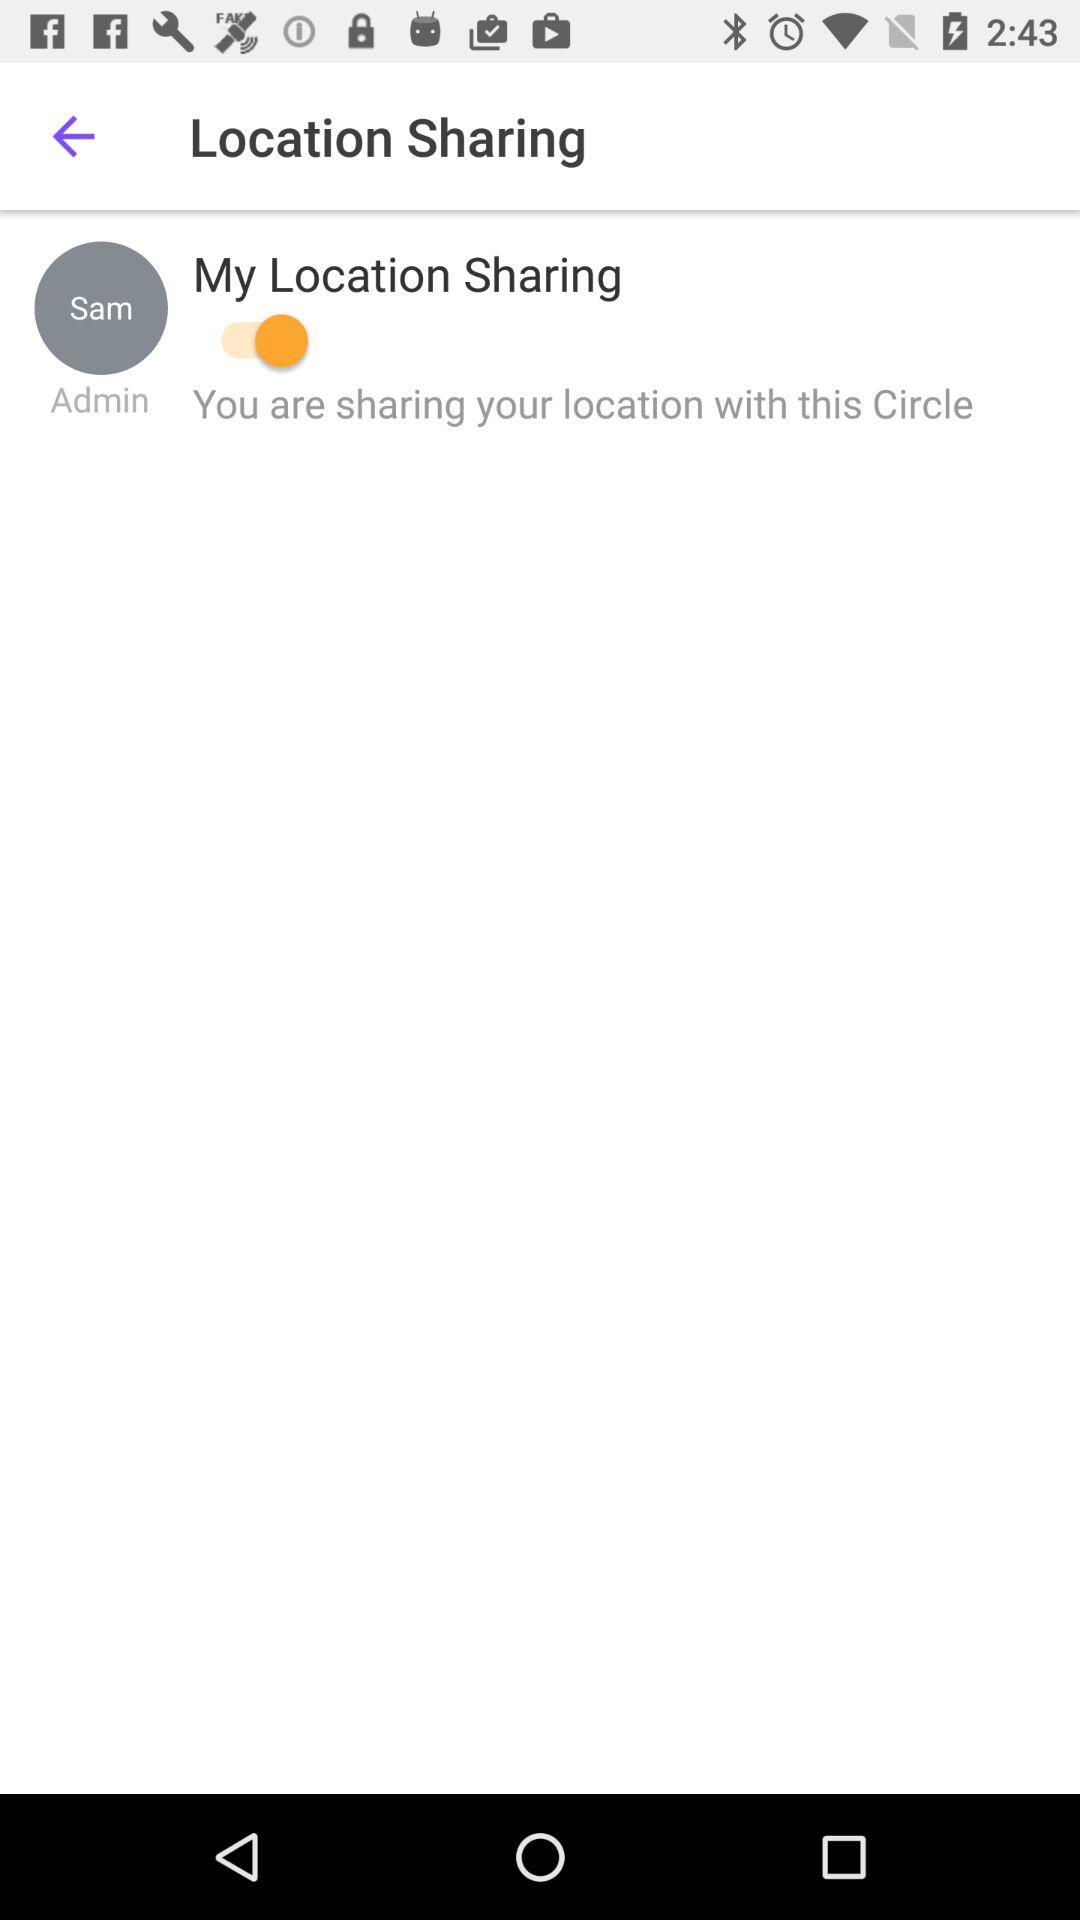 The image size is (1080, 1920). What do you see at coordinates (253, 340) in the screenshot?
I see `location sharing` at bounding box center [253, 340].